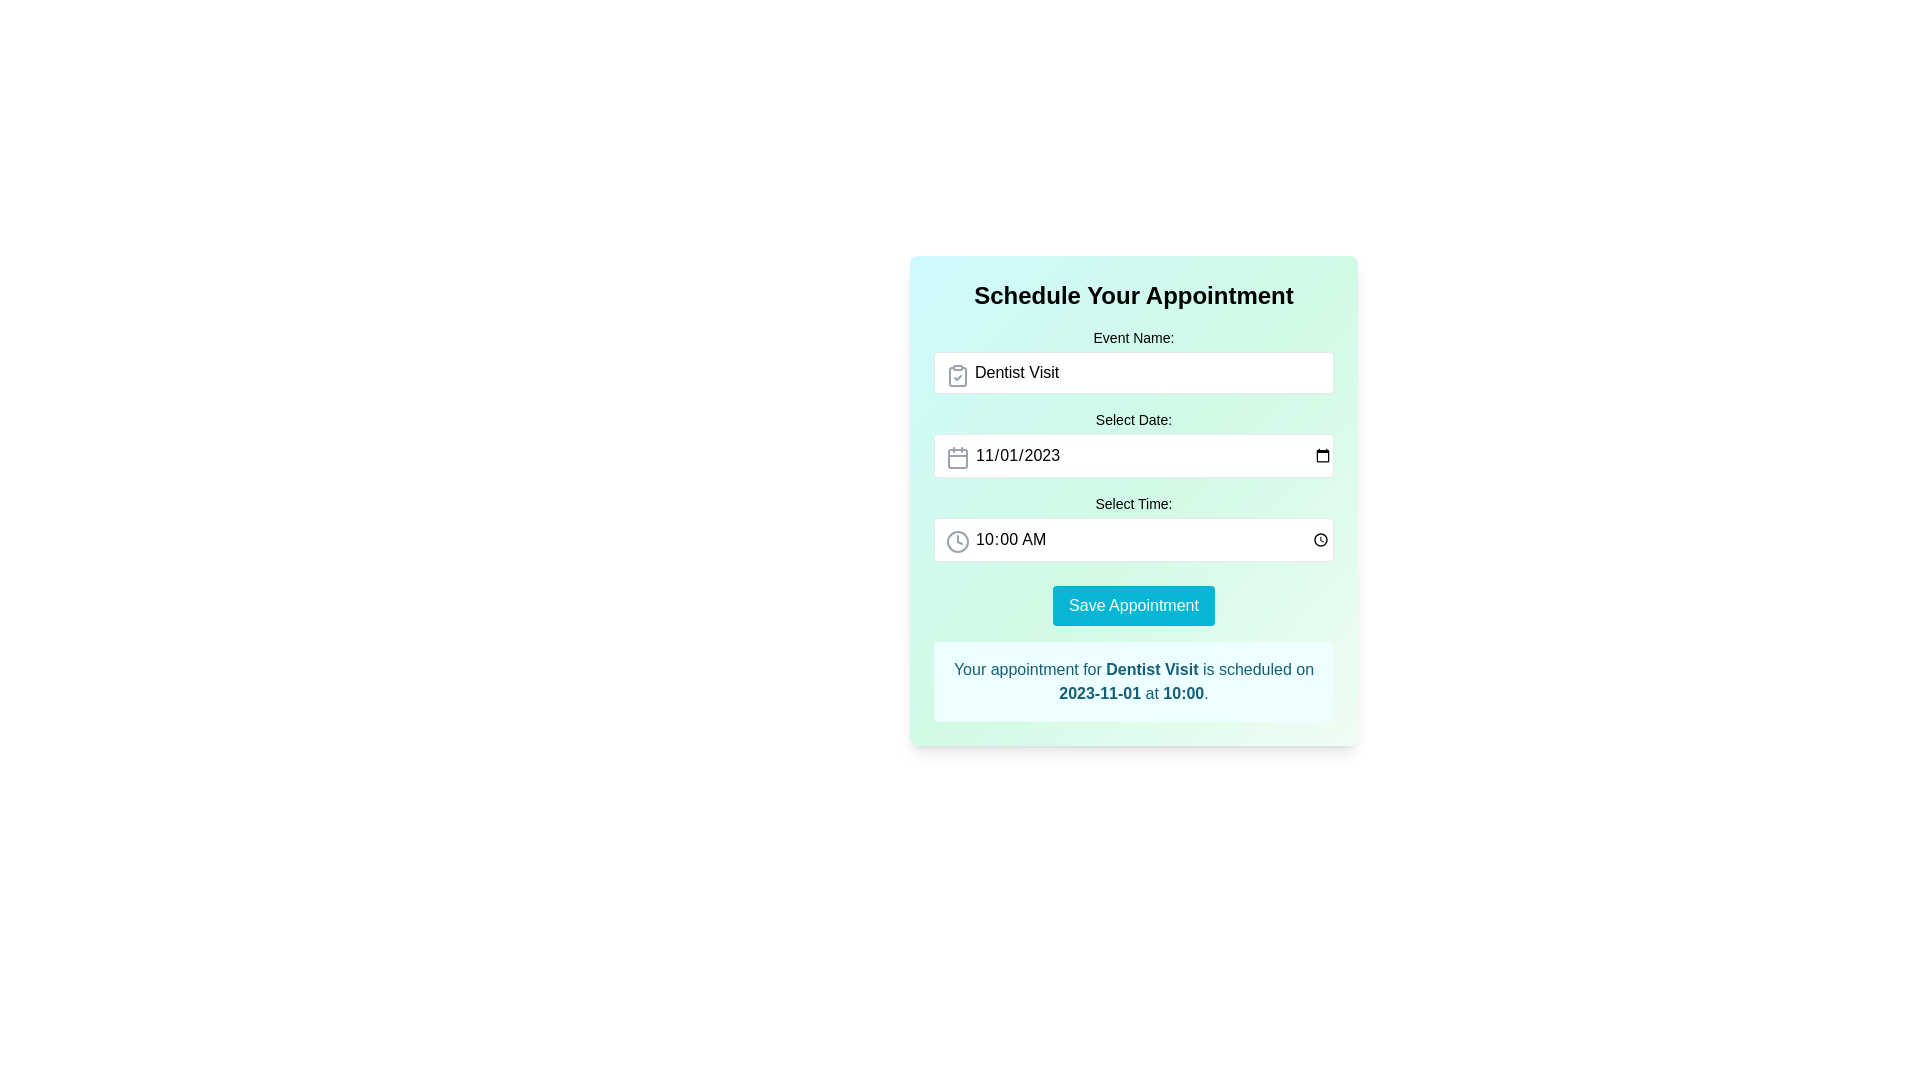  Describe the element at coordinates (1133, 373) in the screenshot. I see `all text in the text input field styled with rounded corners and a border, which currently contains the text 'Dentist Visit' and is located directly below the label 'Event Name:'` at that location.